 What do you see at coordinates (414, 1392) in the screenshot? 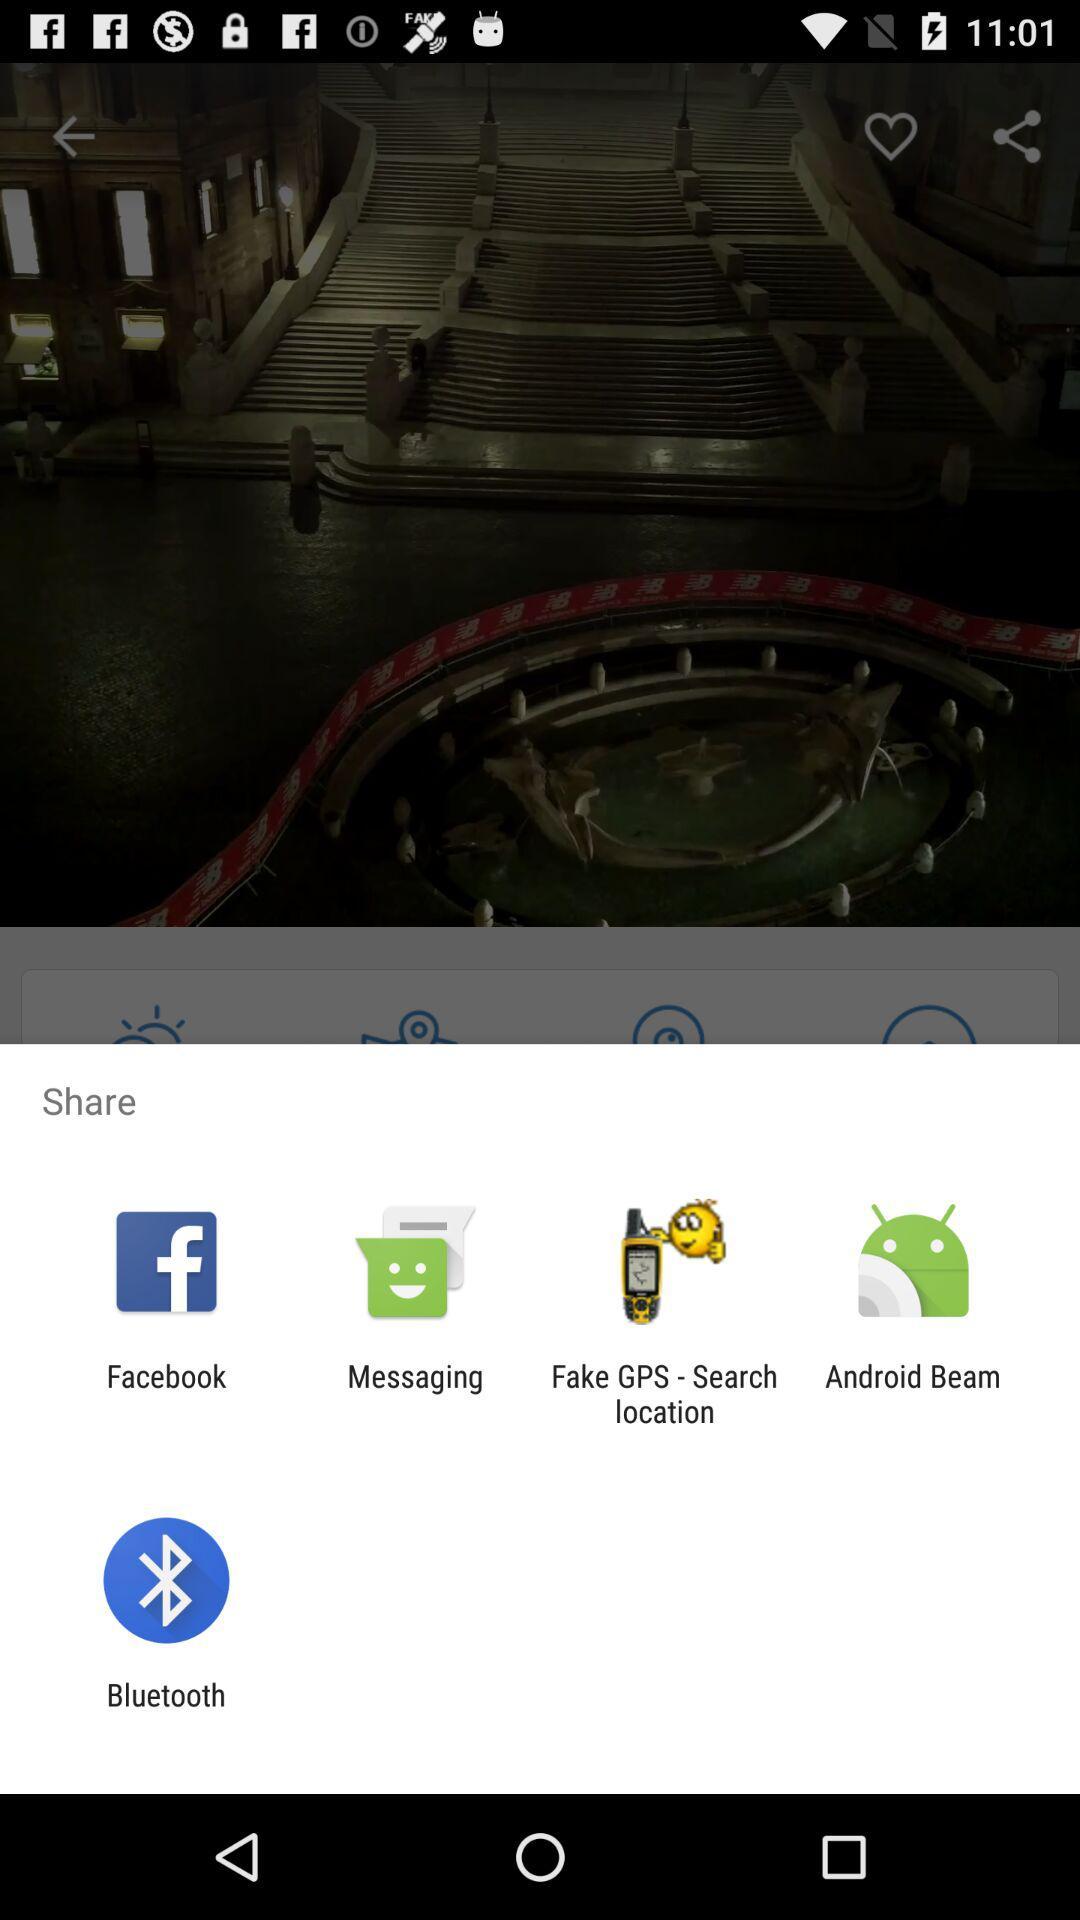
I see `app next to fake gps search` at bounding box center [414, 1392].